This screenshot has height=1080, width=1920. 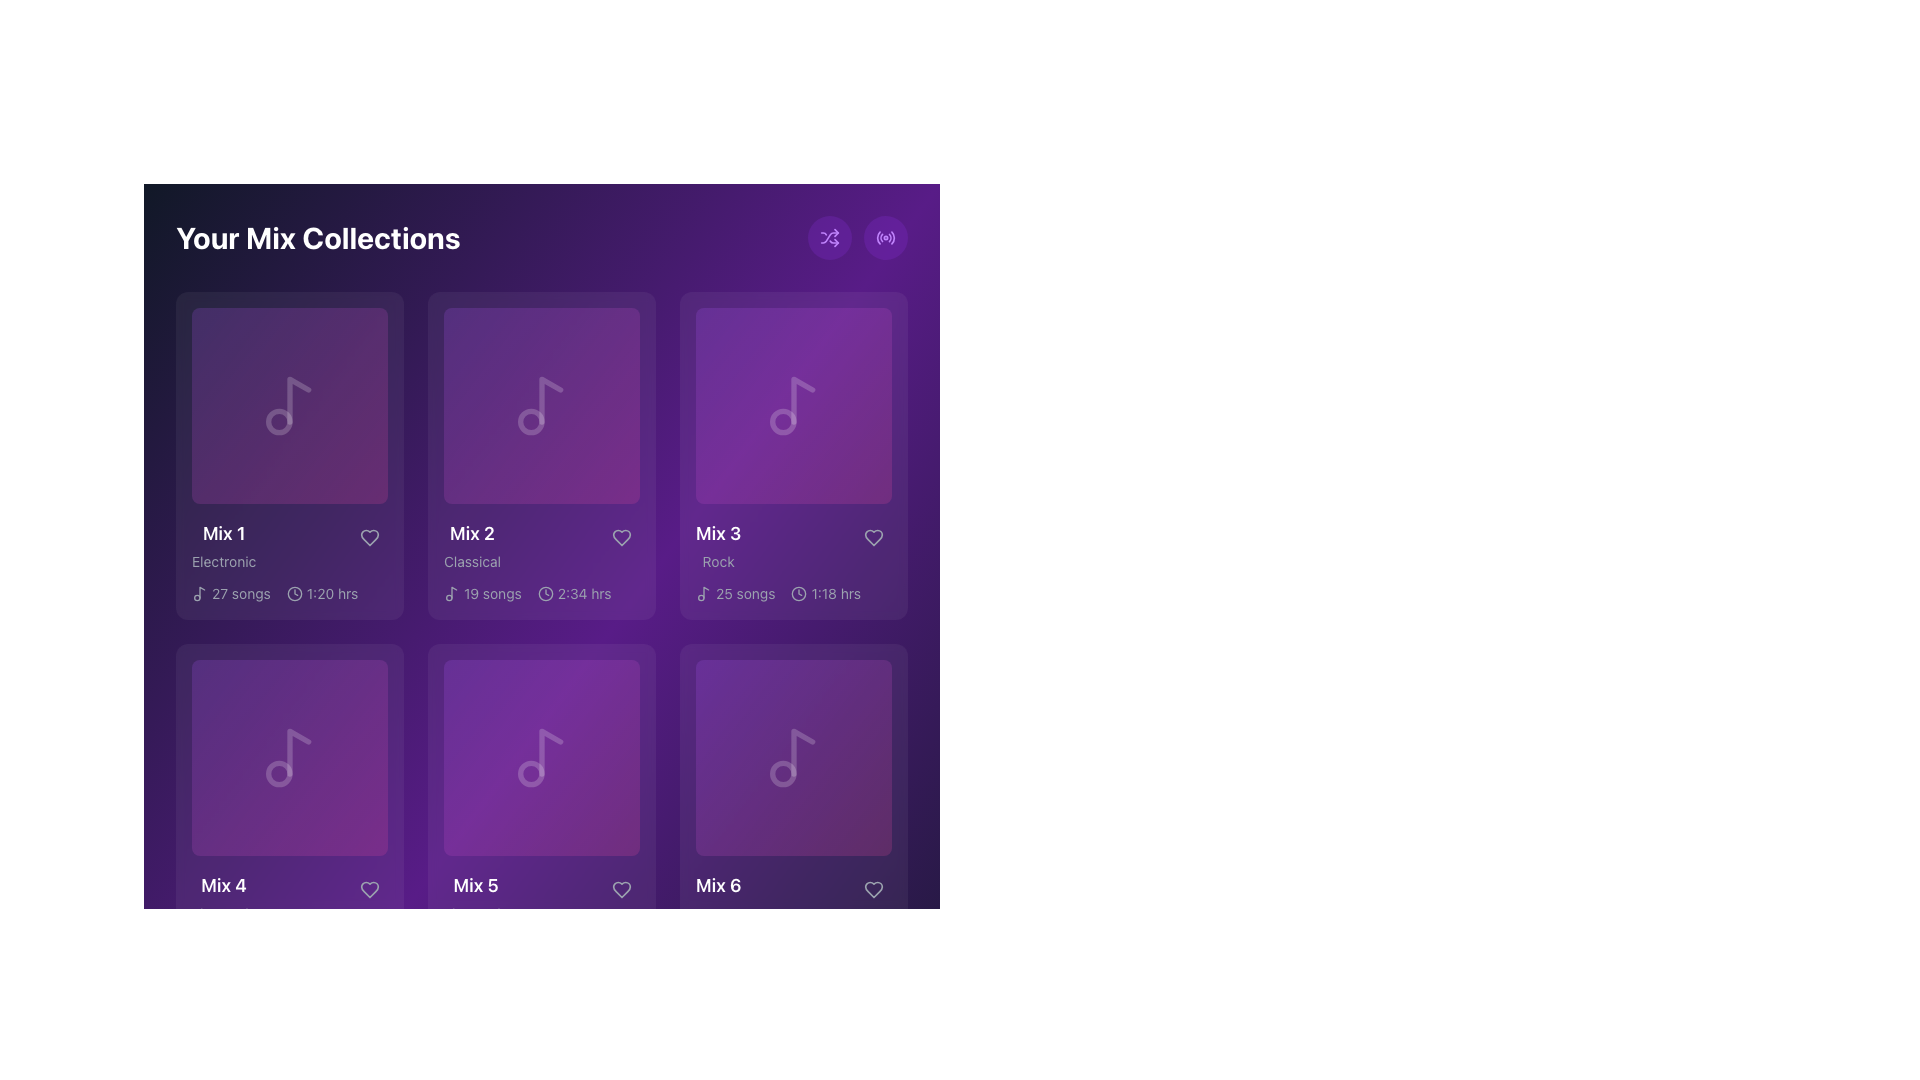 I want to click on the outermost arc of the radio wave icon located in the top-right section of the interface, which is styled with a thin purple stroke, so click(x=878, y=237).